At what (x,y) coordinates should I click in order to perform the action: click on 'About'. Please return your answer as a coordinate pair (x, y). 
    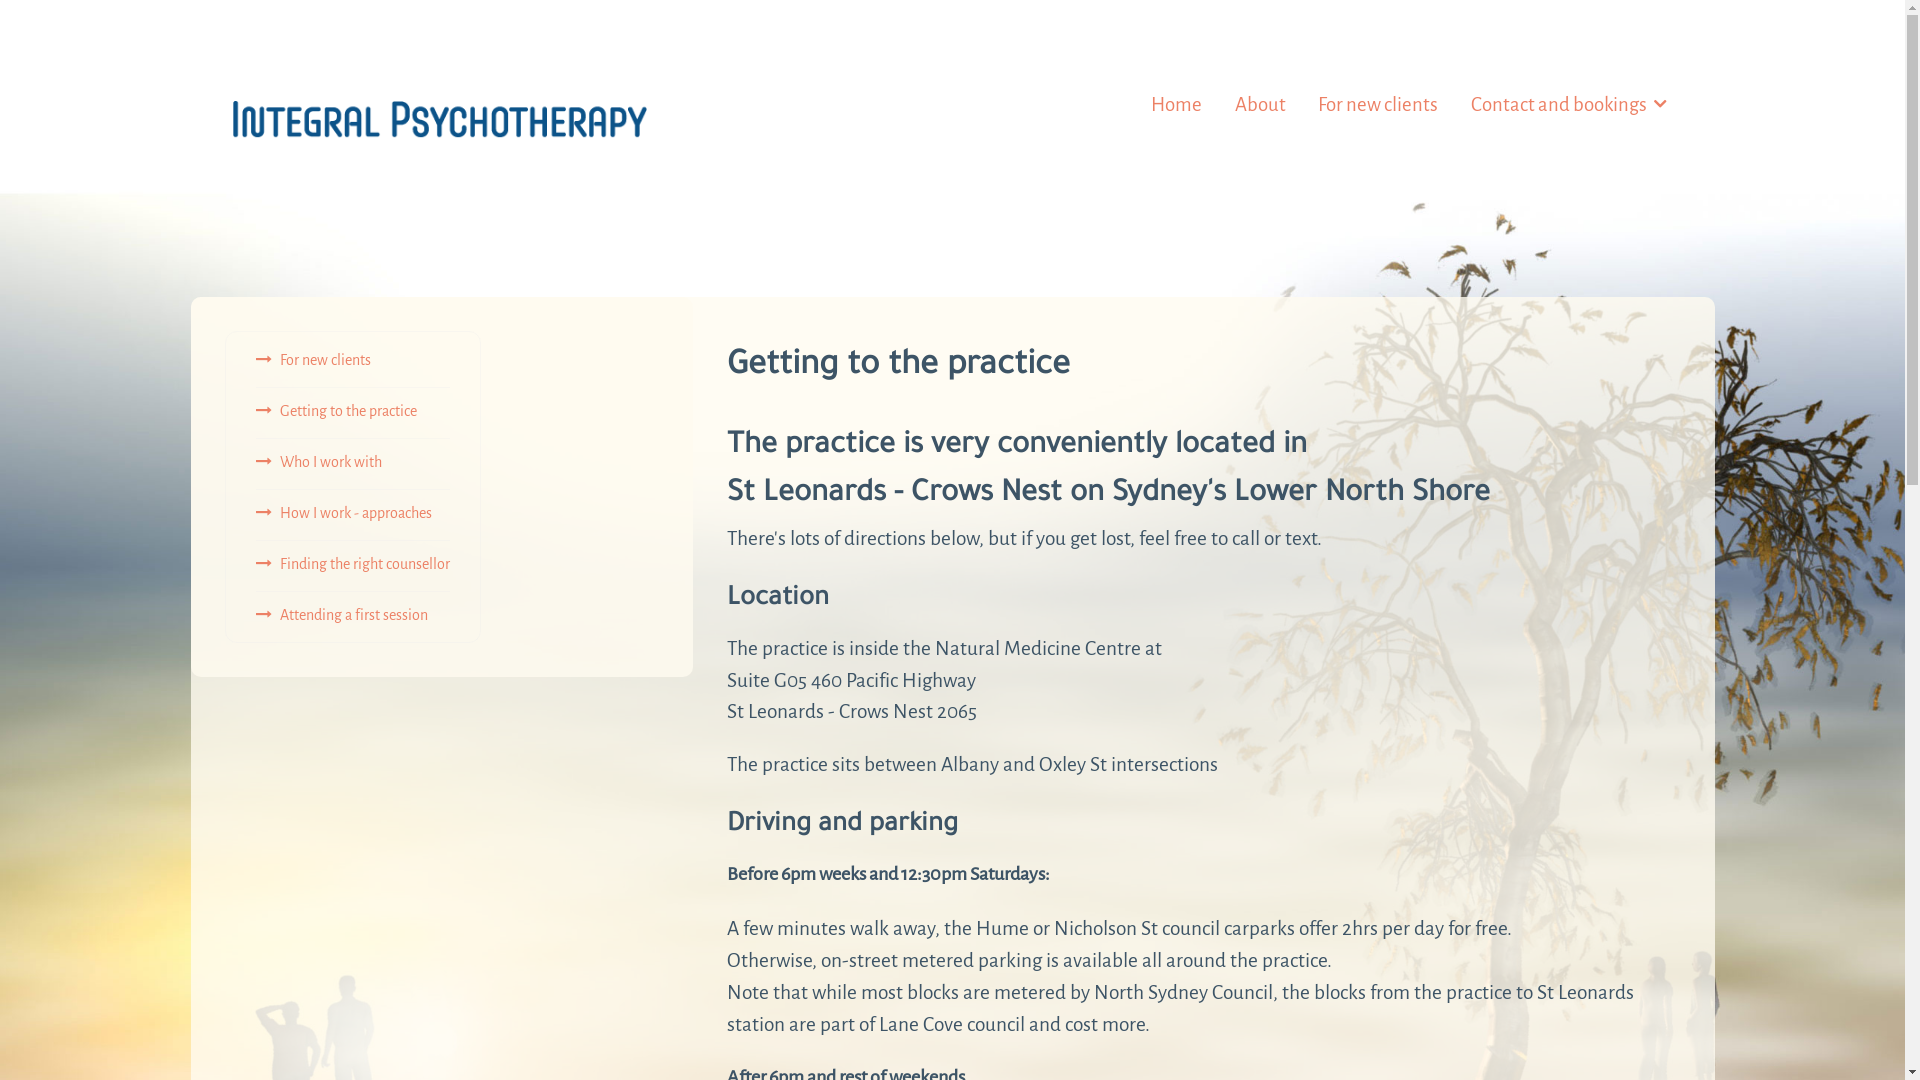
    Looking at the image, I should click on (1218, 104).